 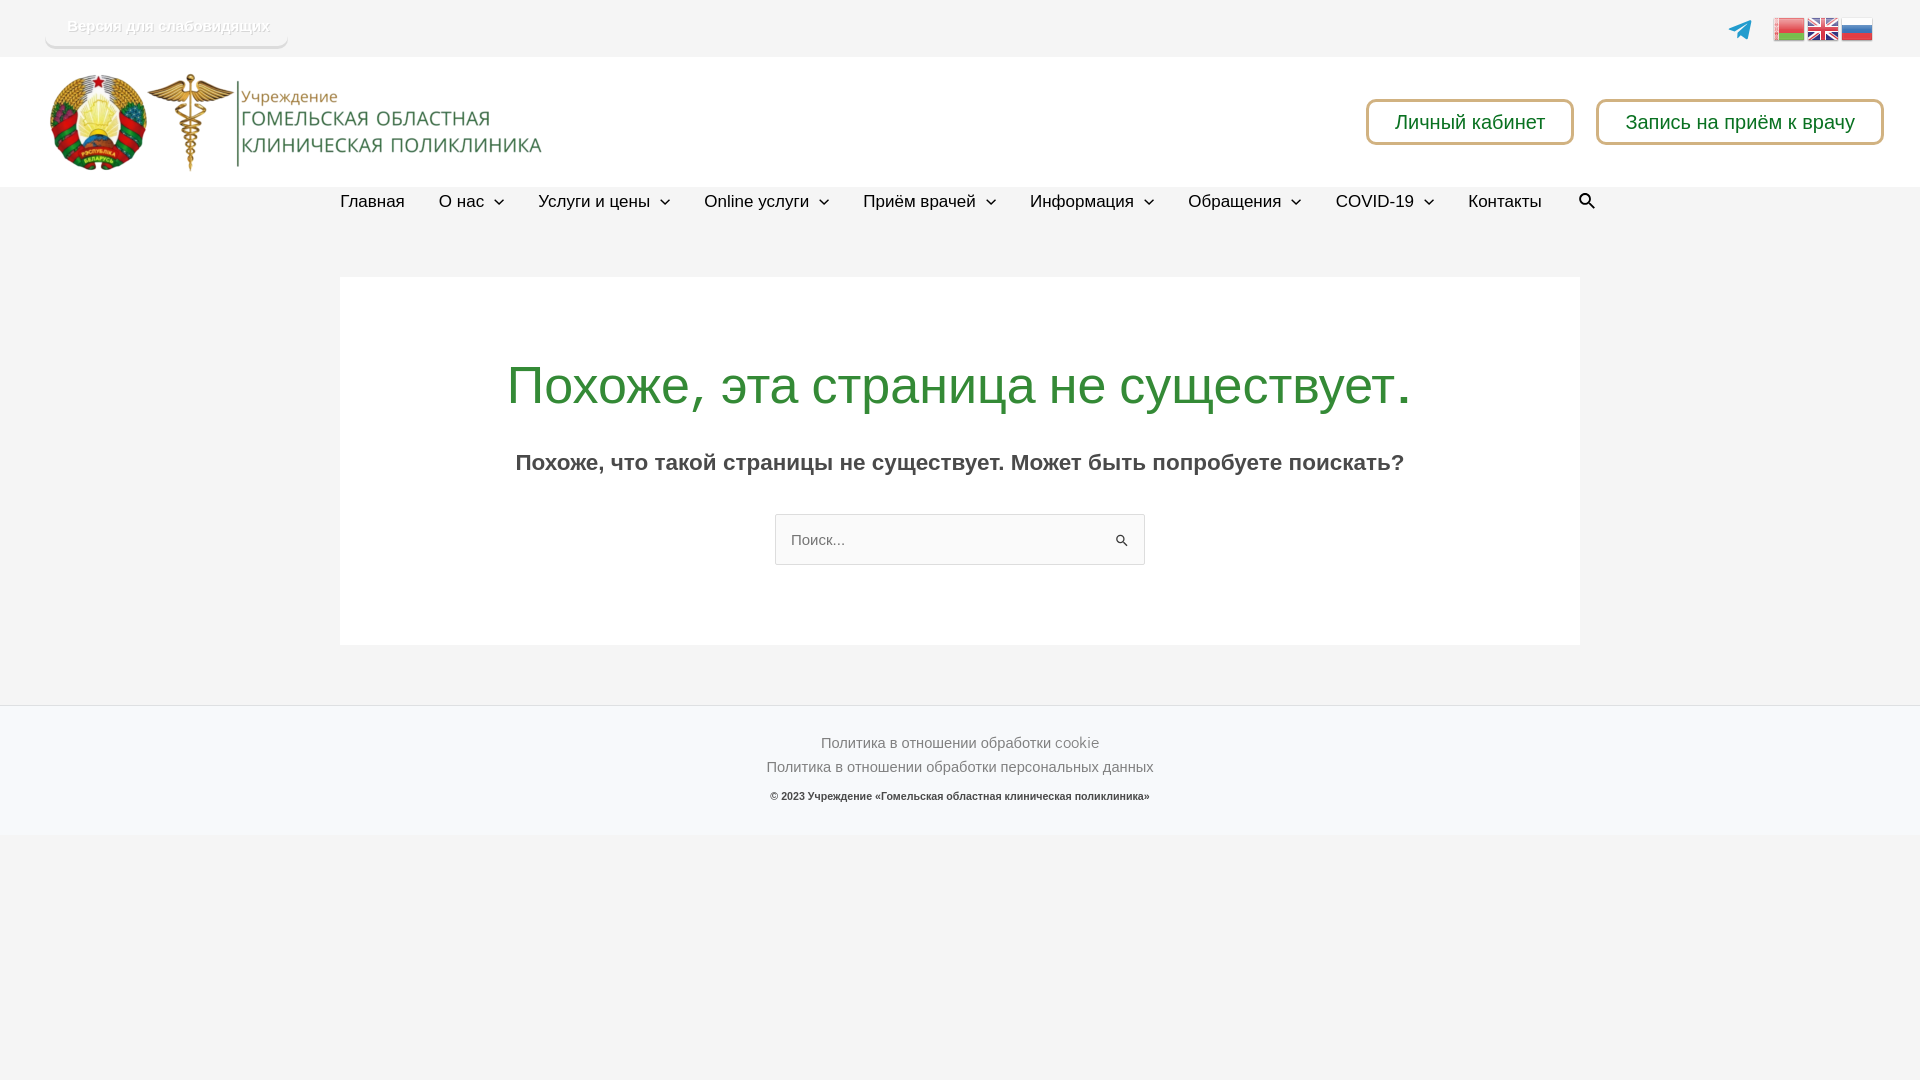 I want to click on 'COVID-19', so click(x=1384, y=201).